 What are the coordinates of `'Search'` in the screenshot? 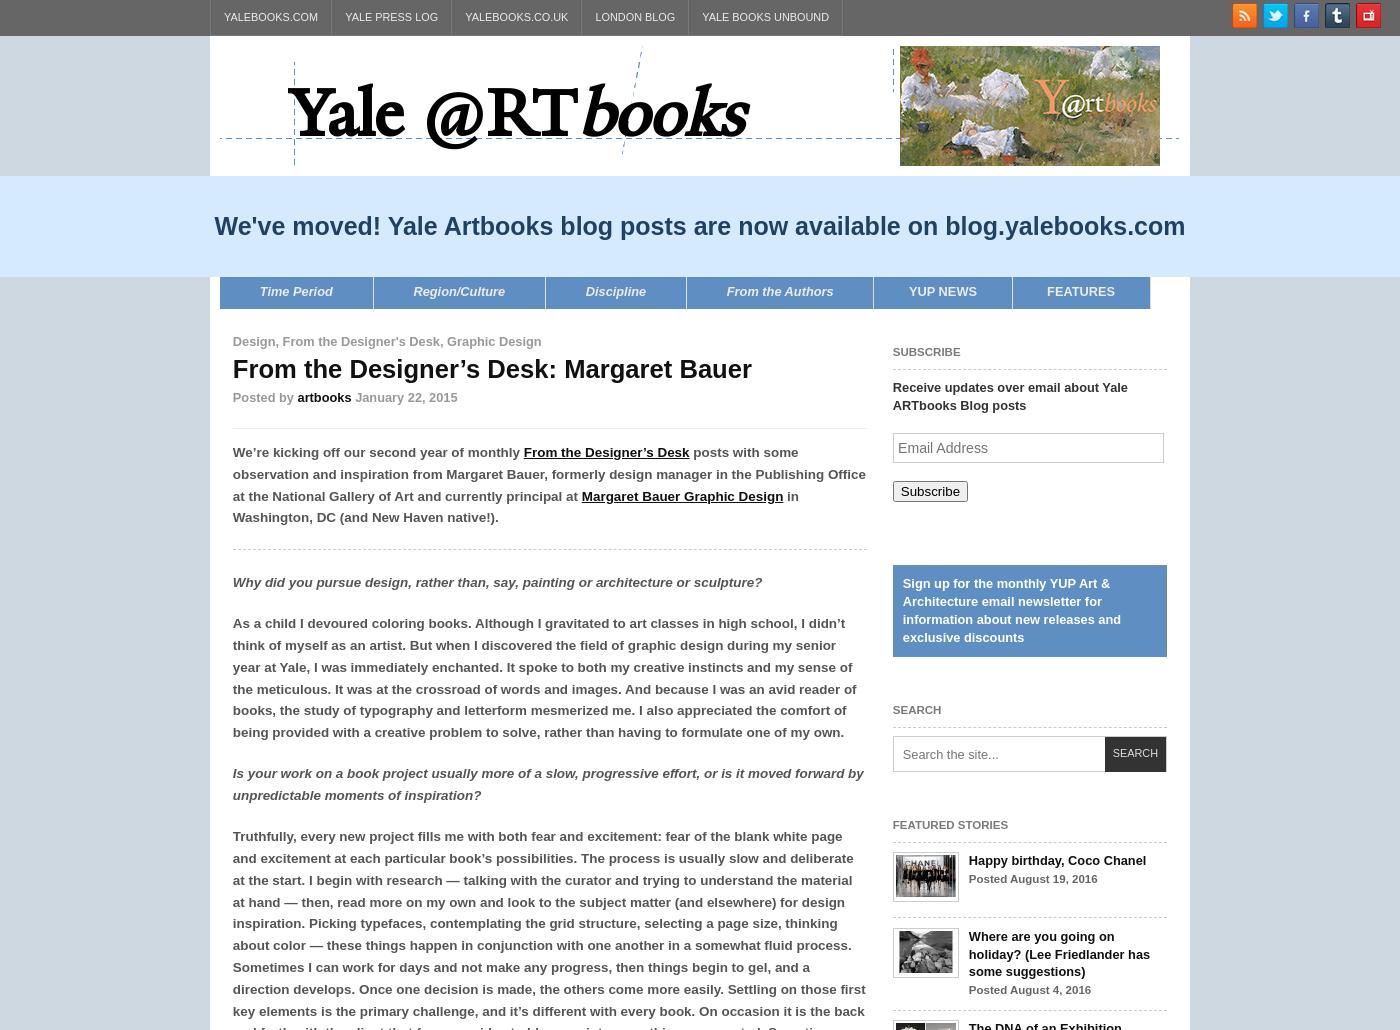 It's located at (916, 708).